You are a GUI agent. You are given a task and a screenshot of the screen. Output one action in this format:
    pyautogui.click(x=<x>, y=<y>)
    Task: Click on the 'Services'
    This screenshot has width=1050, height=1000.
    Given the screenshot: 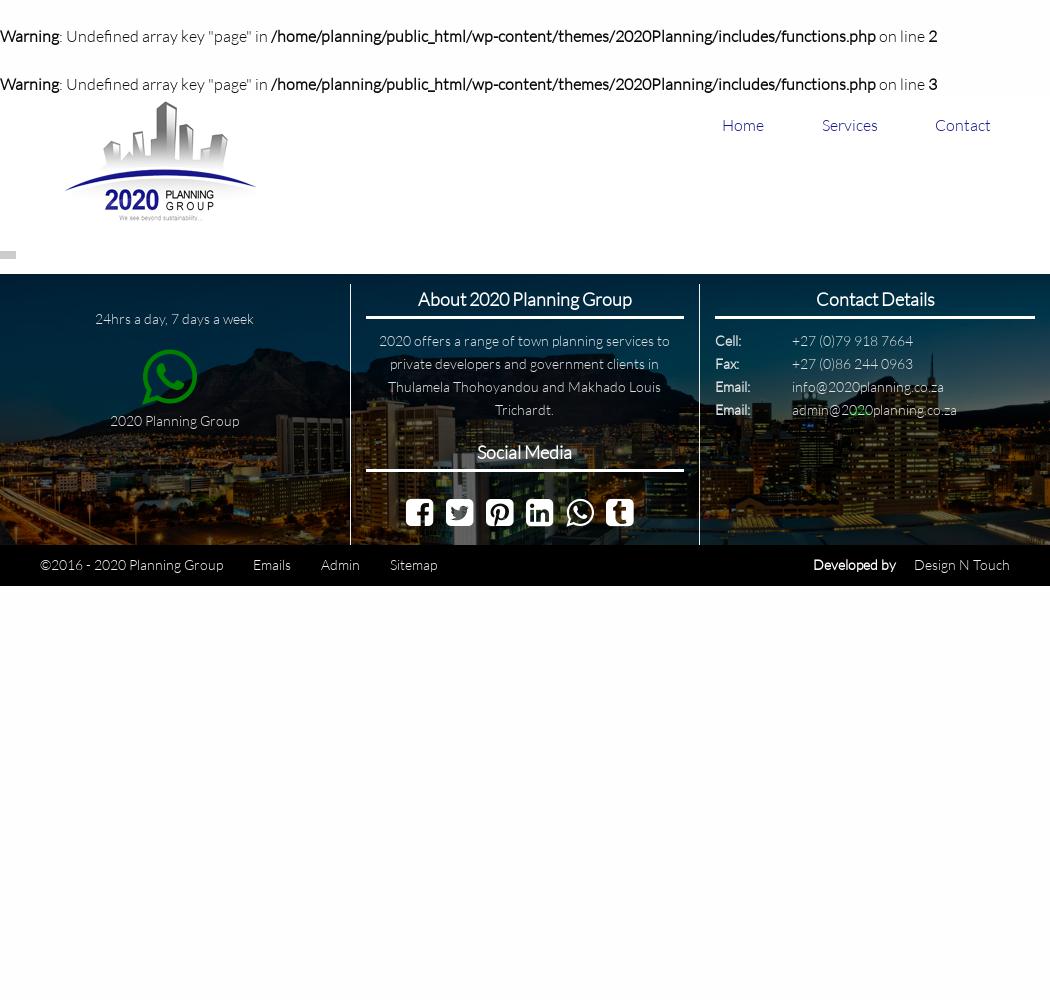 What is the action you would take?
    pyautogui.click(x=849, y=125)
    